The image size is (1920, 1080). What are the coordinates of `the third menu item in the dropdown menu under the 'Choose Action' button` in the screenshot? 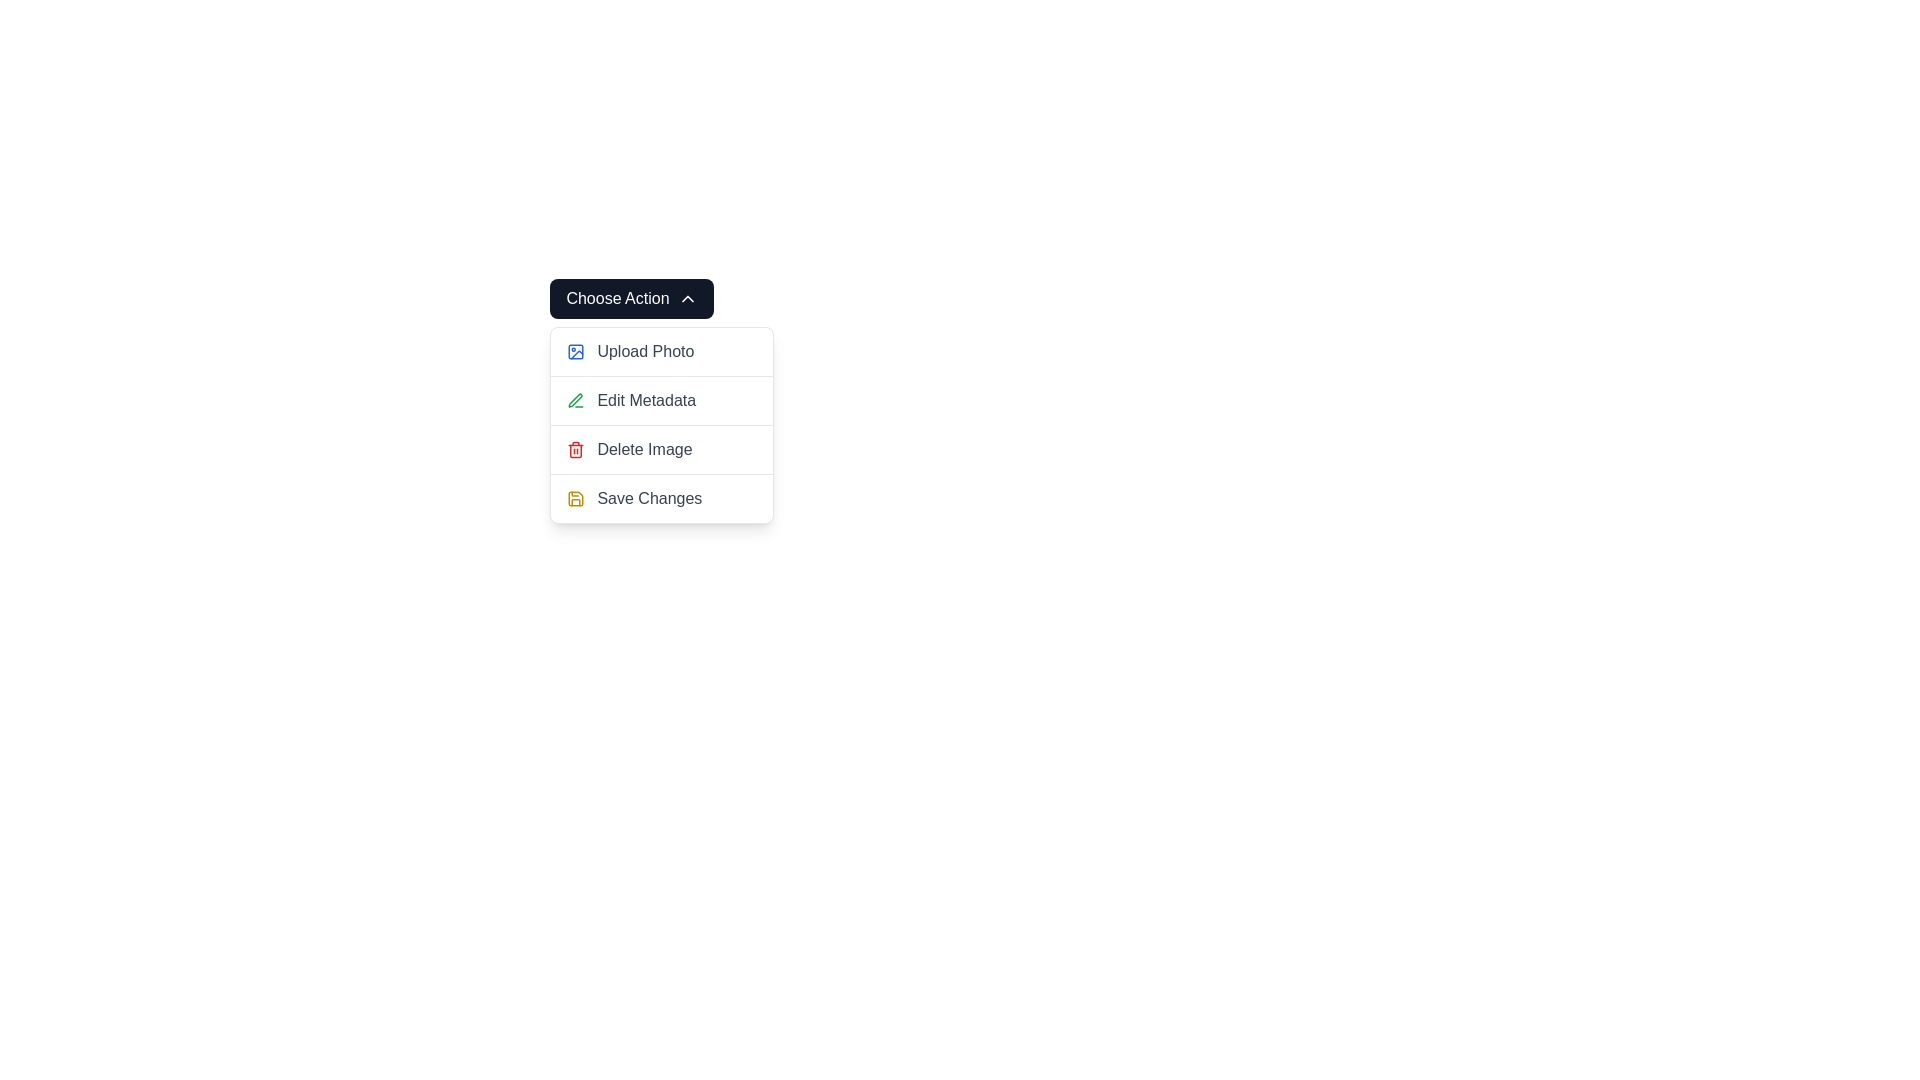 It's located at (662, 448).